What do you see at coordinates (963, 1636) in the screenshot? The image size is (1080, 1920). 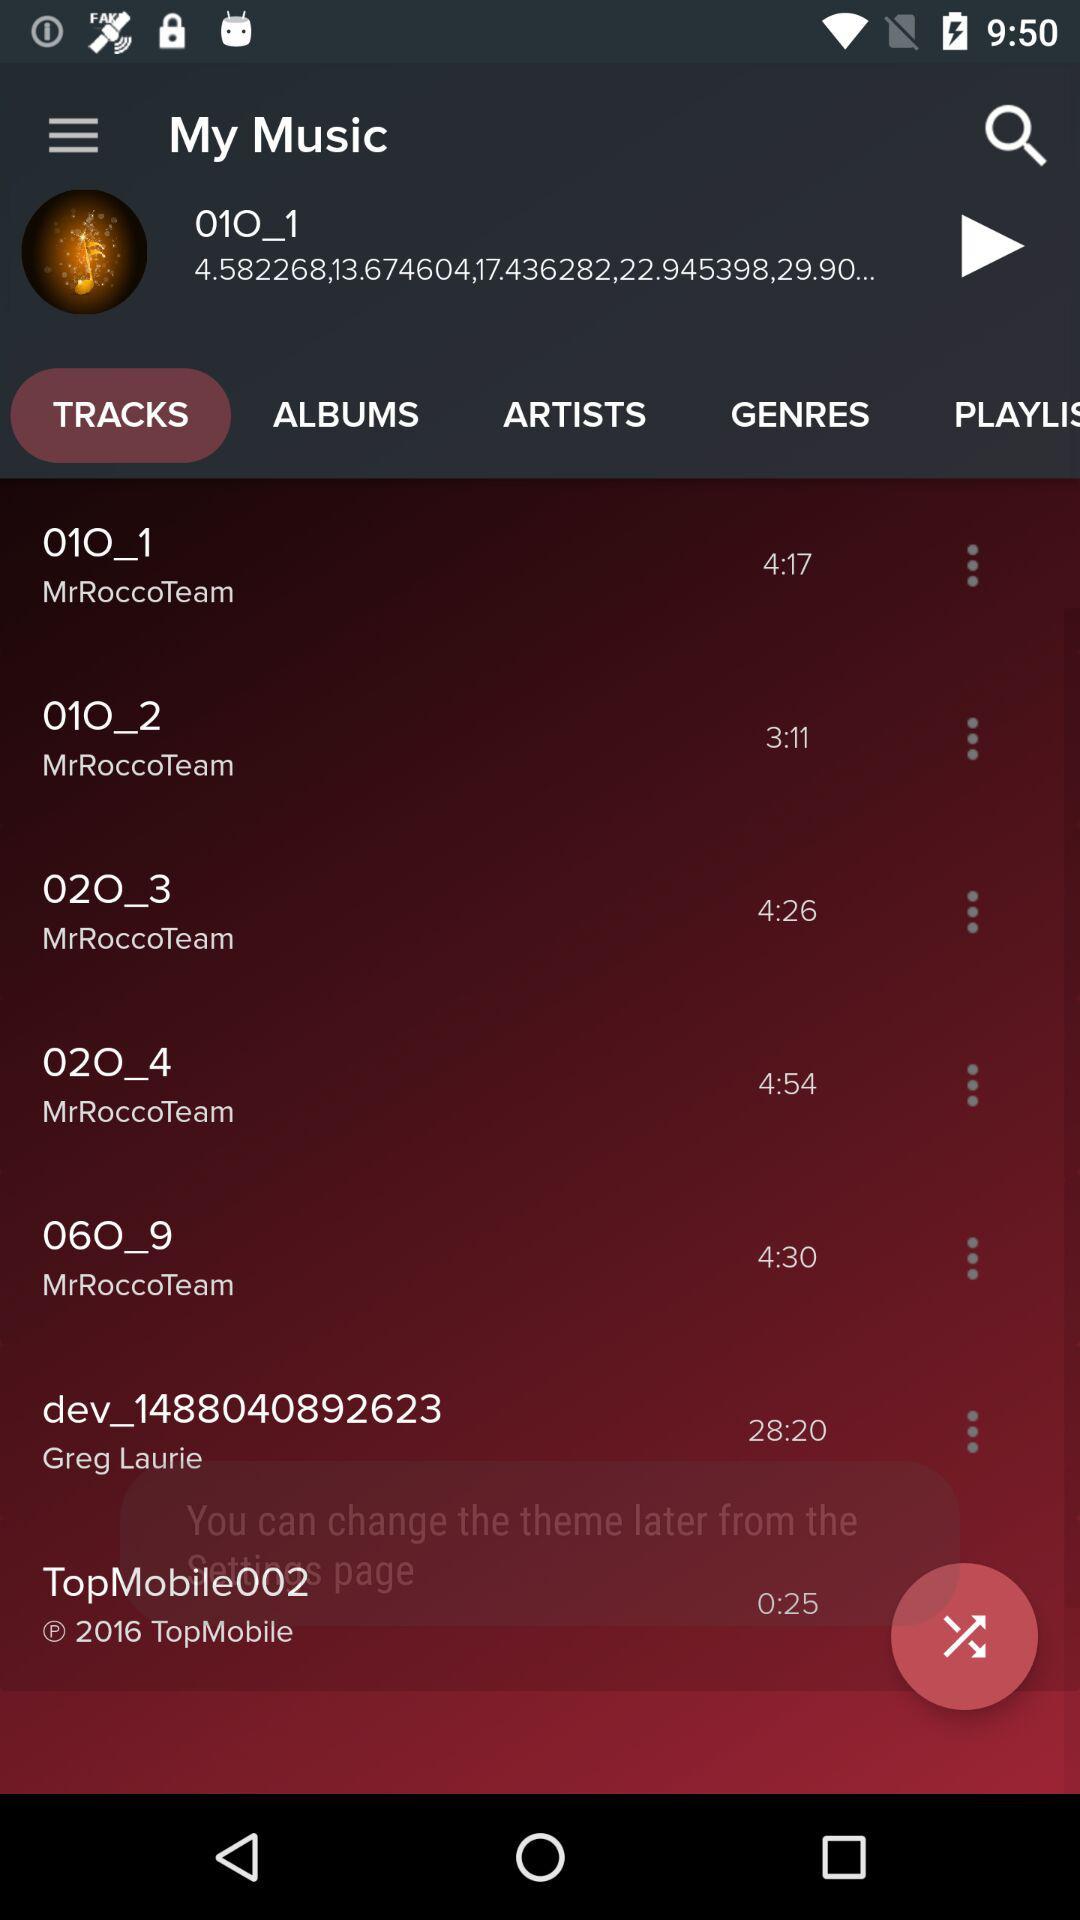 I see `the close icon` at bounding box center [963, 1636].